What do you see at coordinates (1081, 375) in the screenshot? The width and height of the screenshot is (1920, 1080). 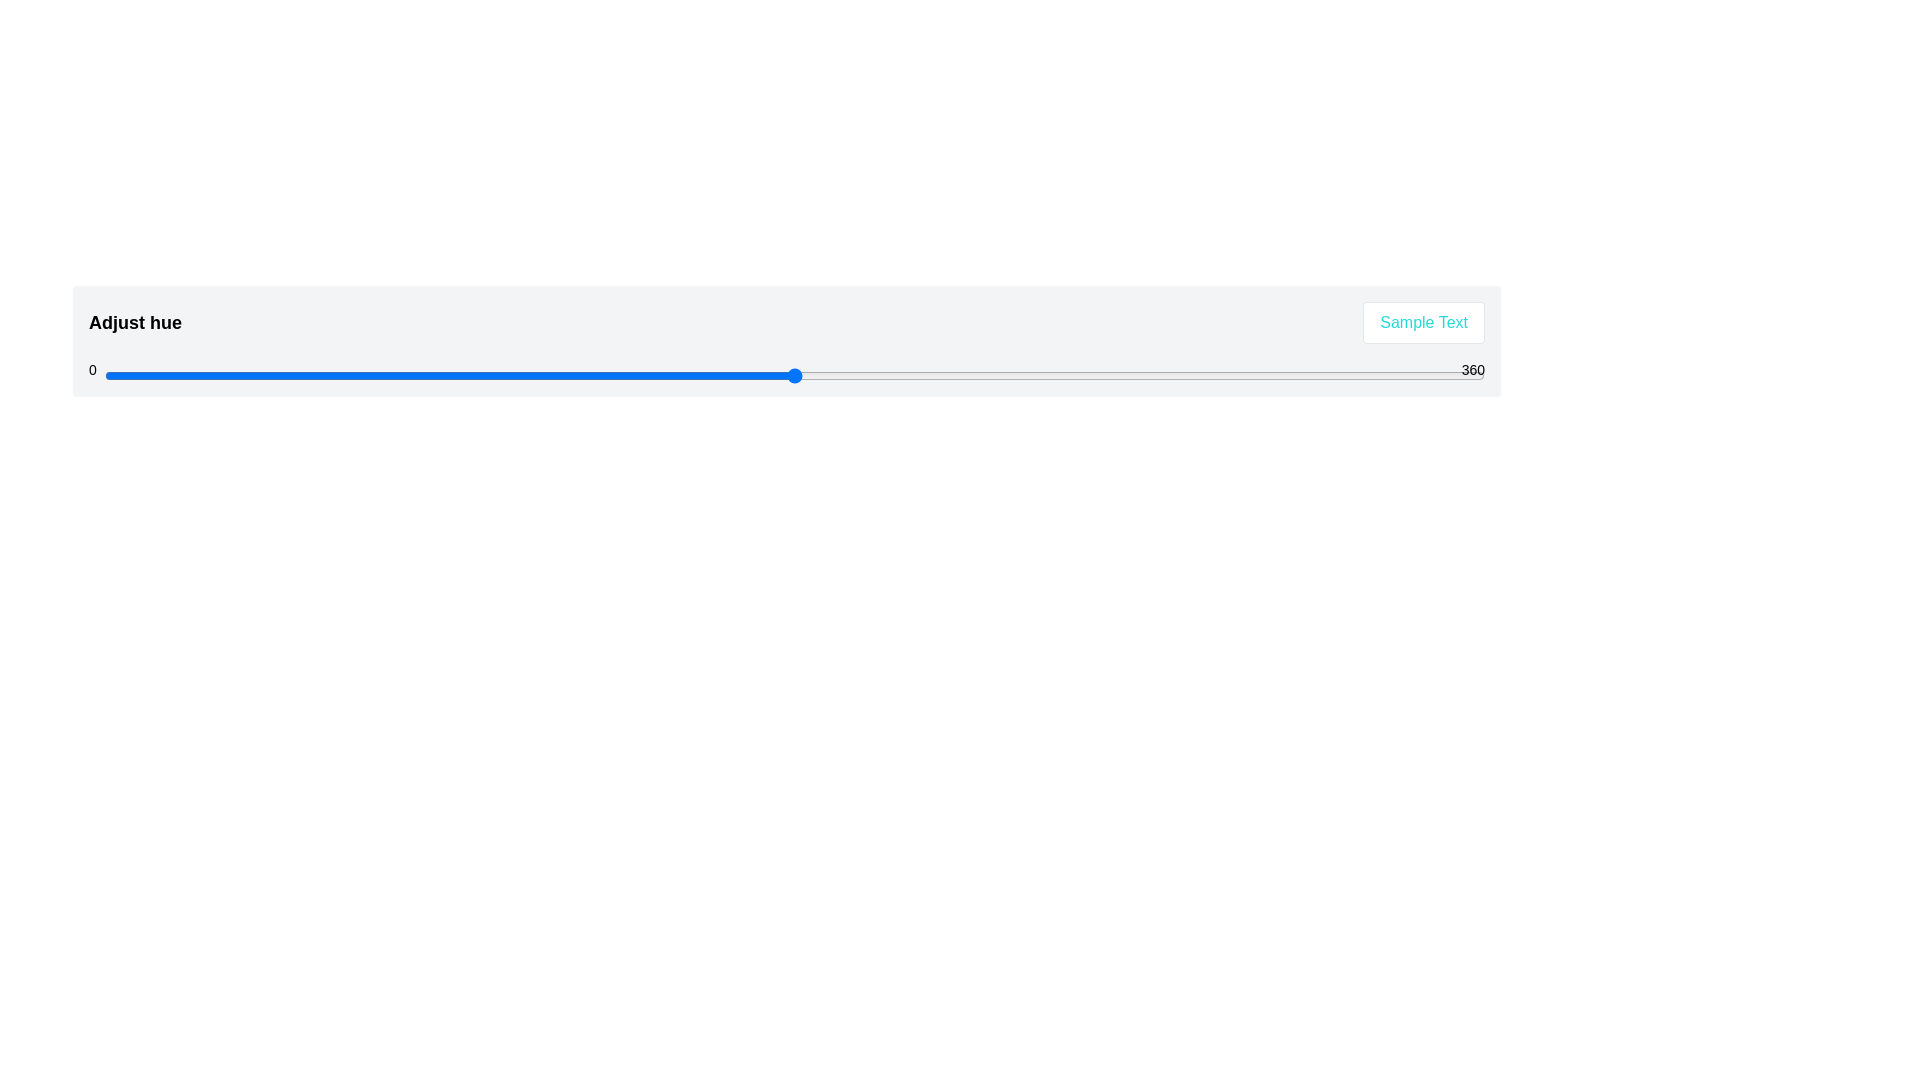 I see `the hue slider to a value of 255` at bounding box center [1081, 375].